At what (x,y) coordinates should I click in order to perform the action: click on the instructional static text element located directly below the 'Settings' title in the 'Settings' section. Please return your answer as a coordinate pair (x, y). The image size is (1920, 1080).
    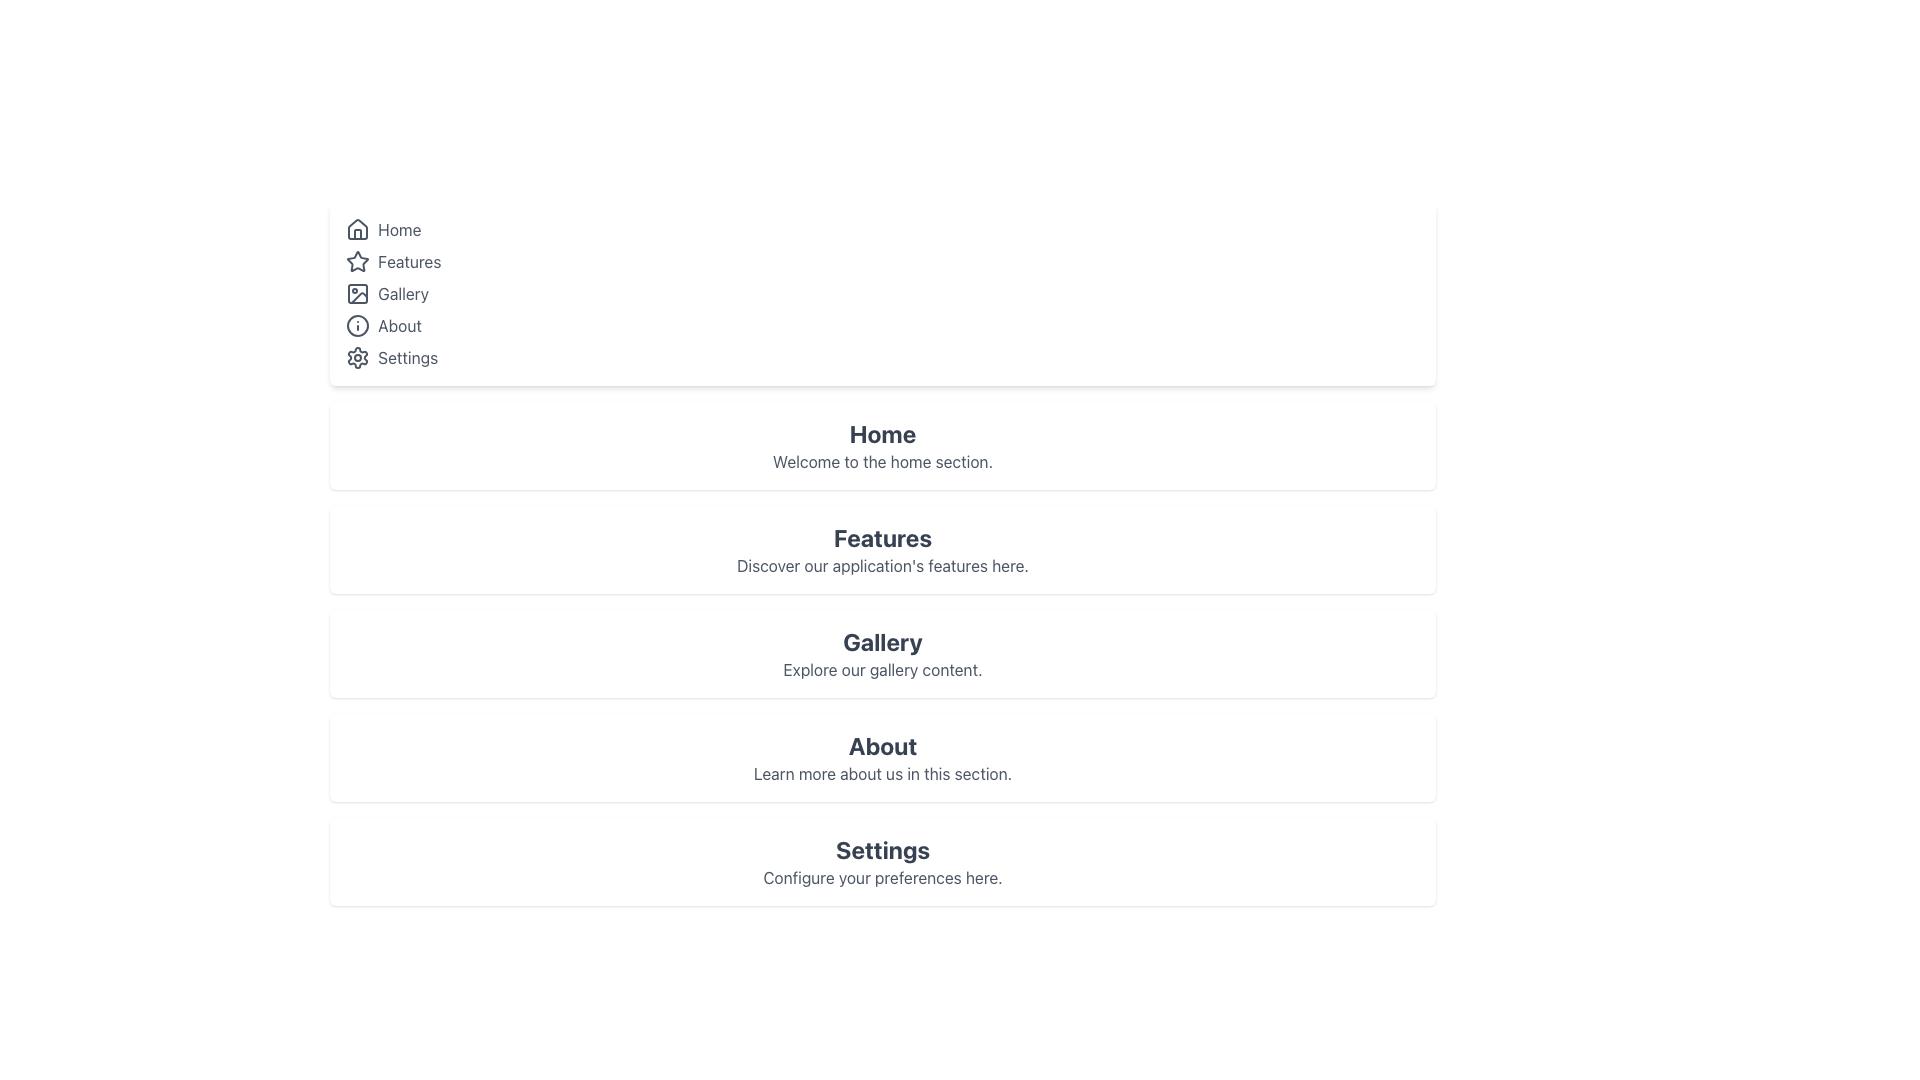
    Looking at the image, I should click on (882, 877).